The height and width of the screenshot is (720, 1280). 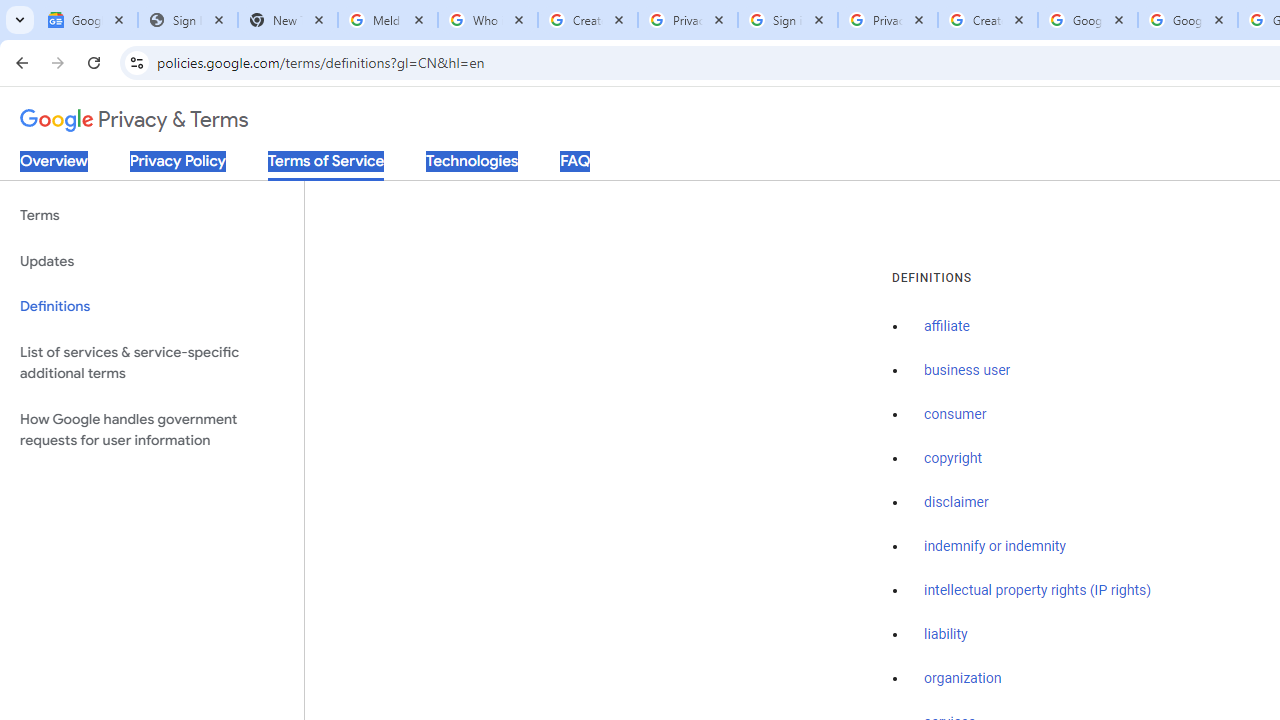 What do you see at coordinates (988, 20) in the screenshot?
I see `'Create your Google Account'` at bounding box center [988, 20].